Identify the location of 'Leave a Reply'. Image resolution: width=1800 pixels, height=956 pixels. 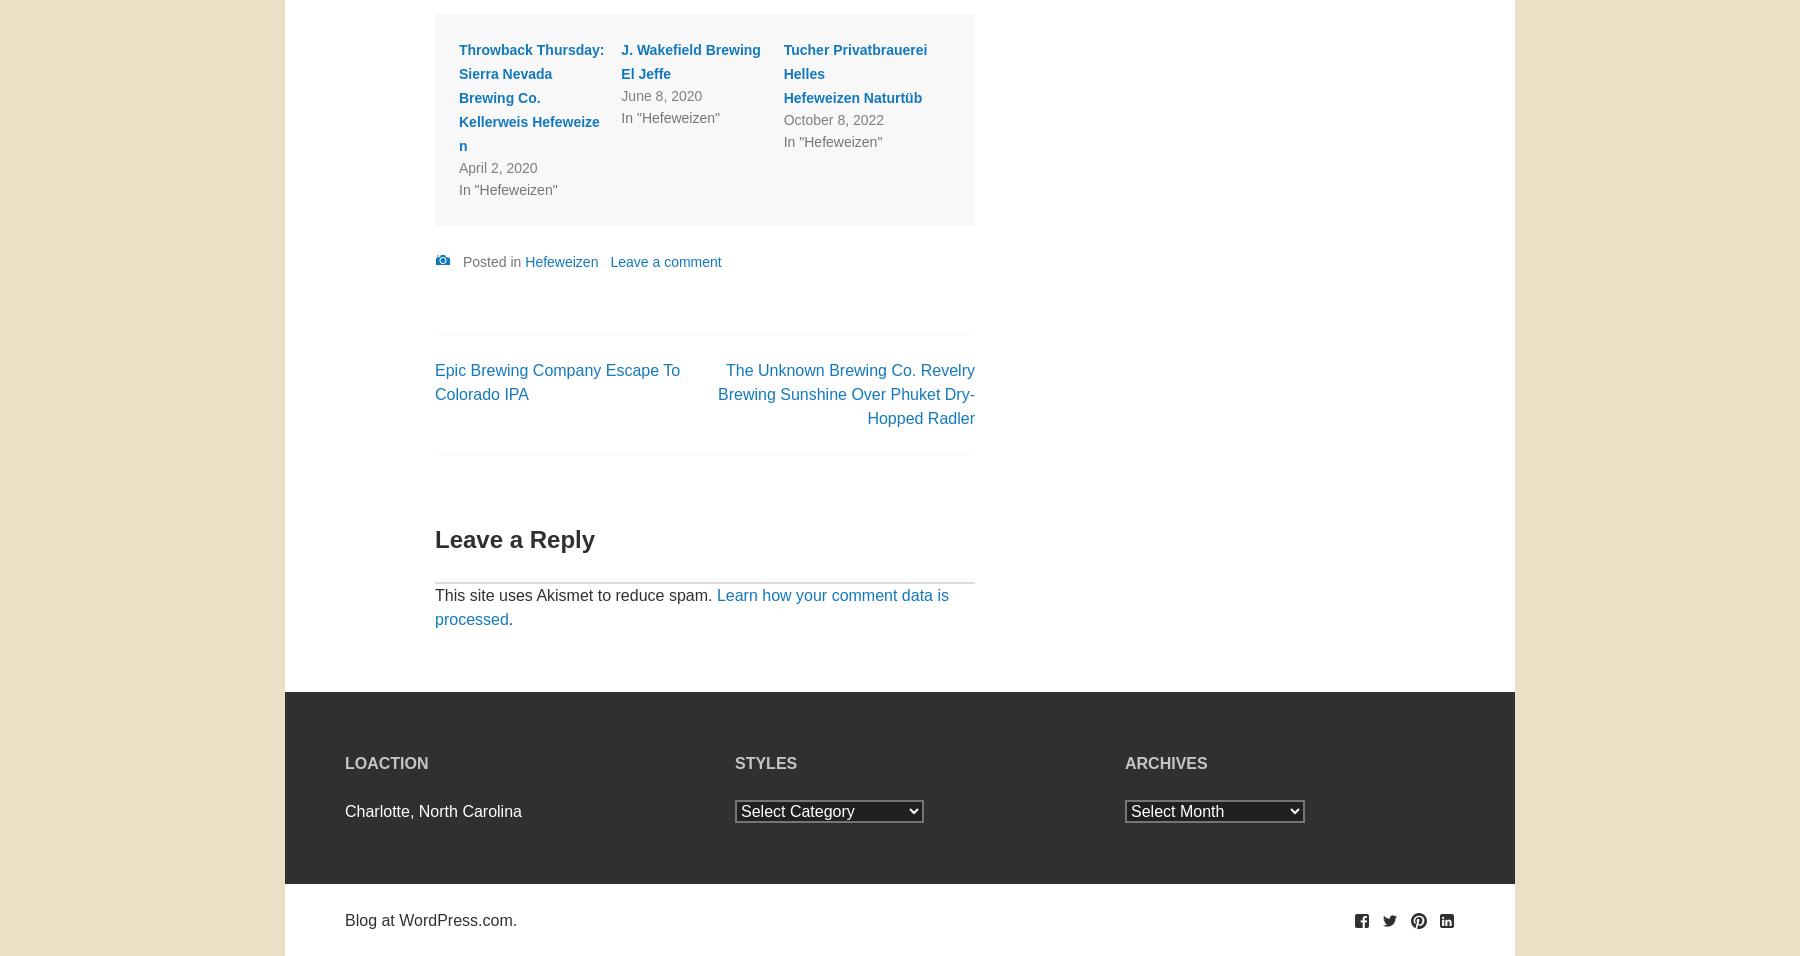
(513, 537).